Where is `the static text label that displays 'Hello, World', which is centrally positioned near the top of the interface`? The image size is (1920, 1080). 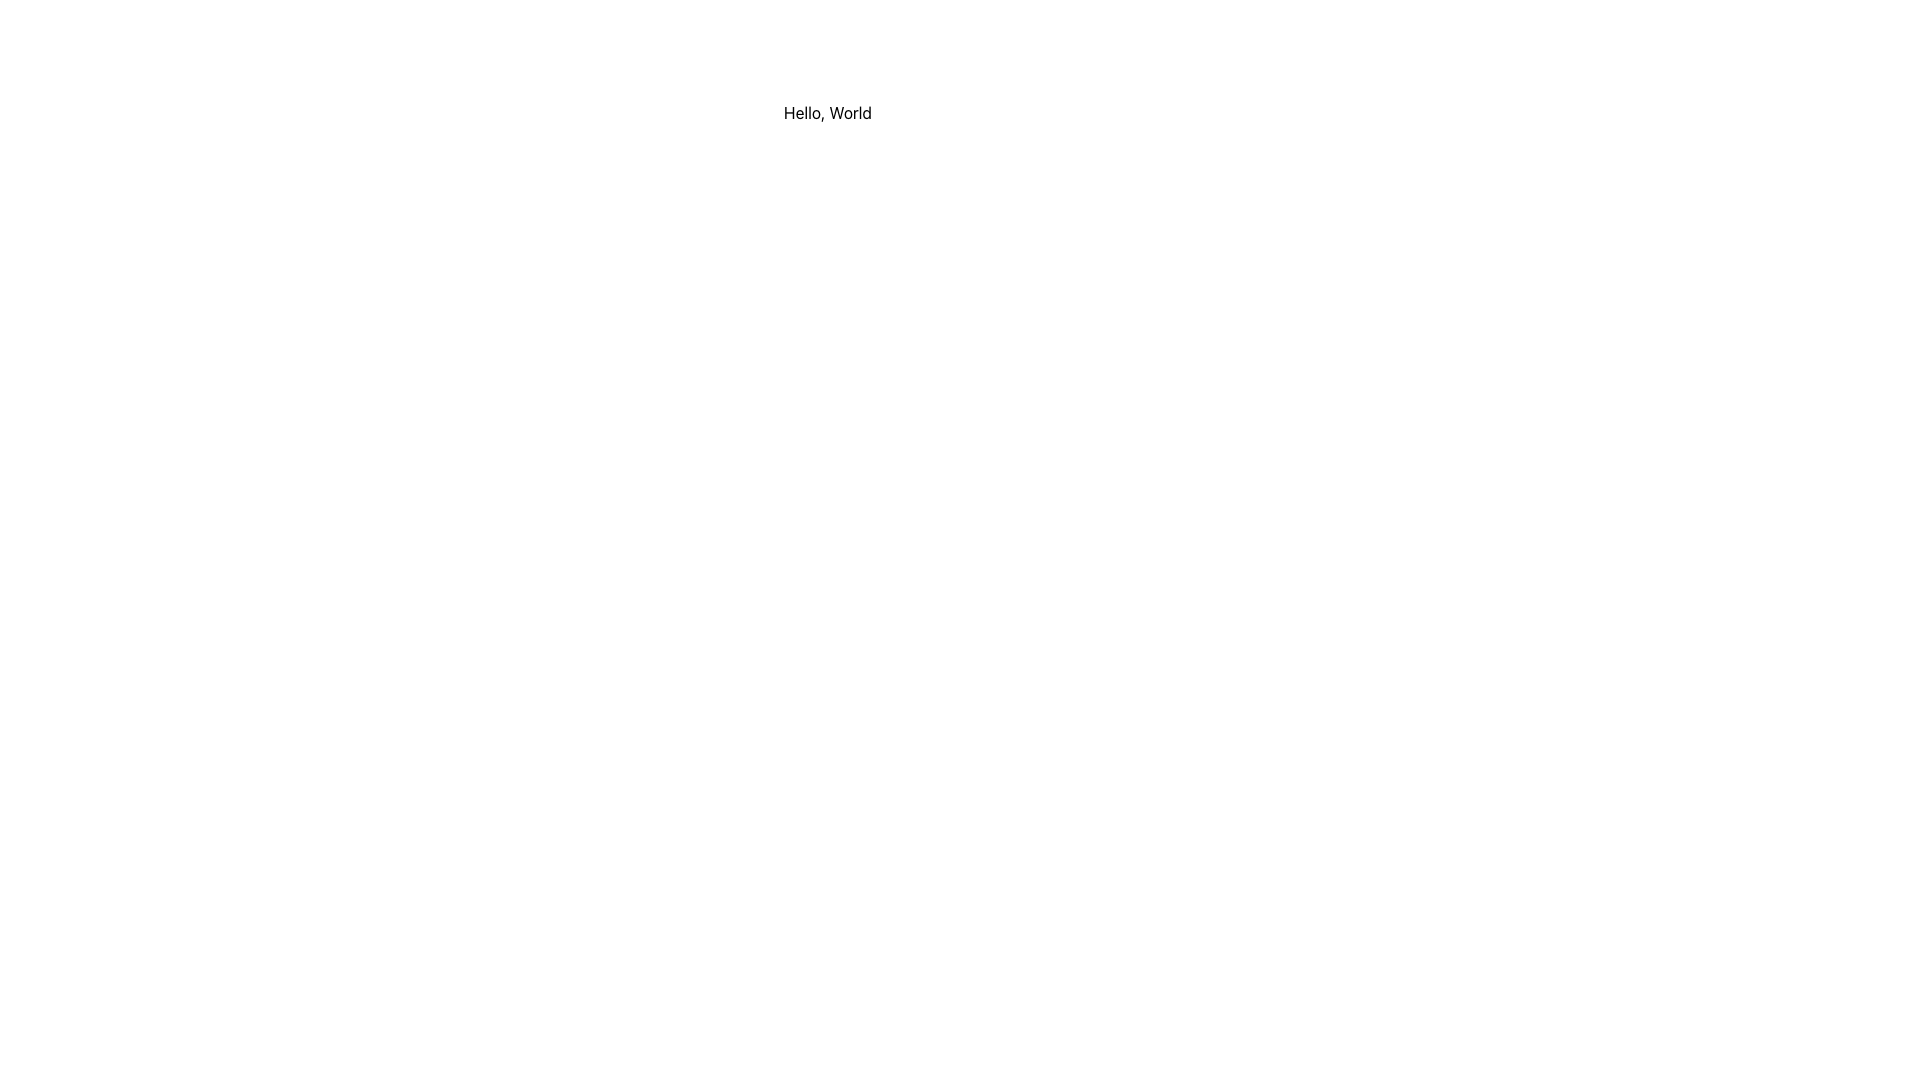
the static text label that displays 'Hello, World', which is centrally positioned near the top of the interface is located at coordinates (828, 112).